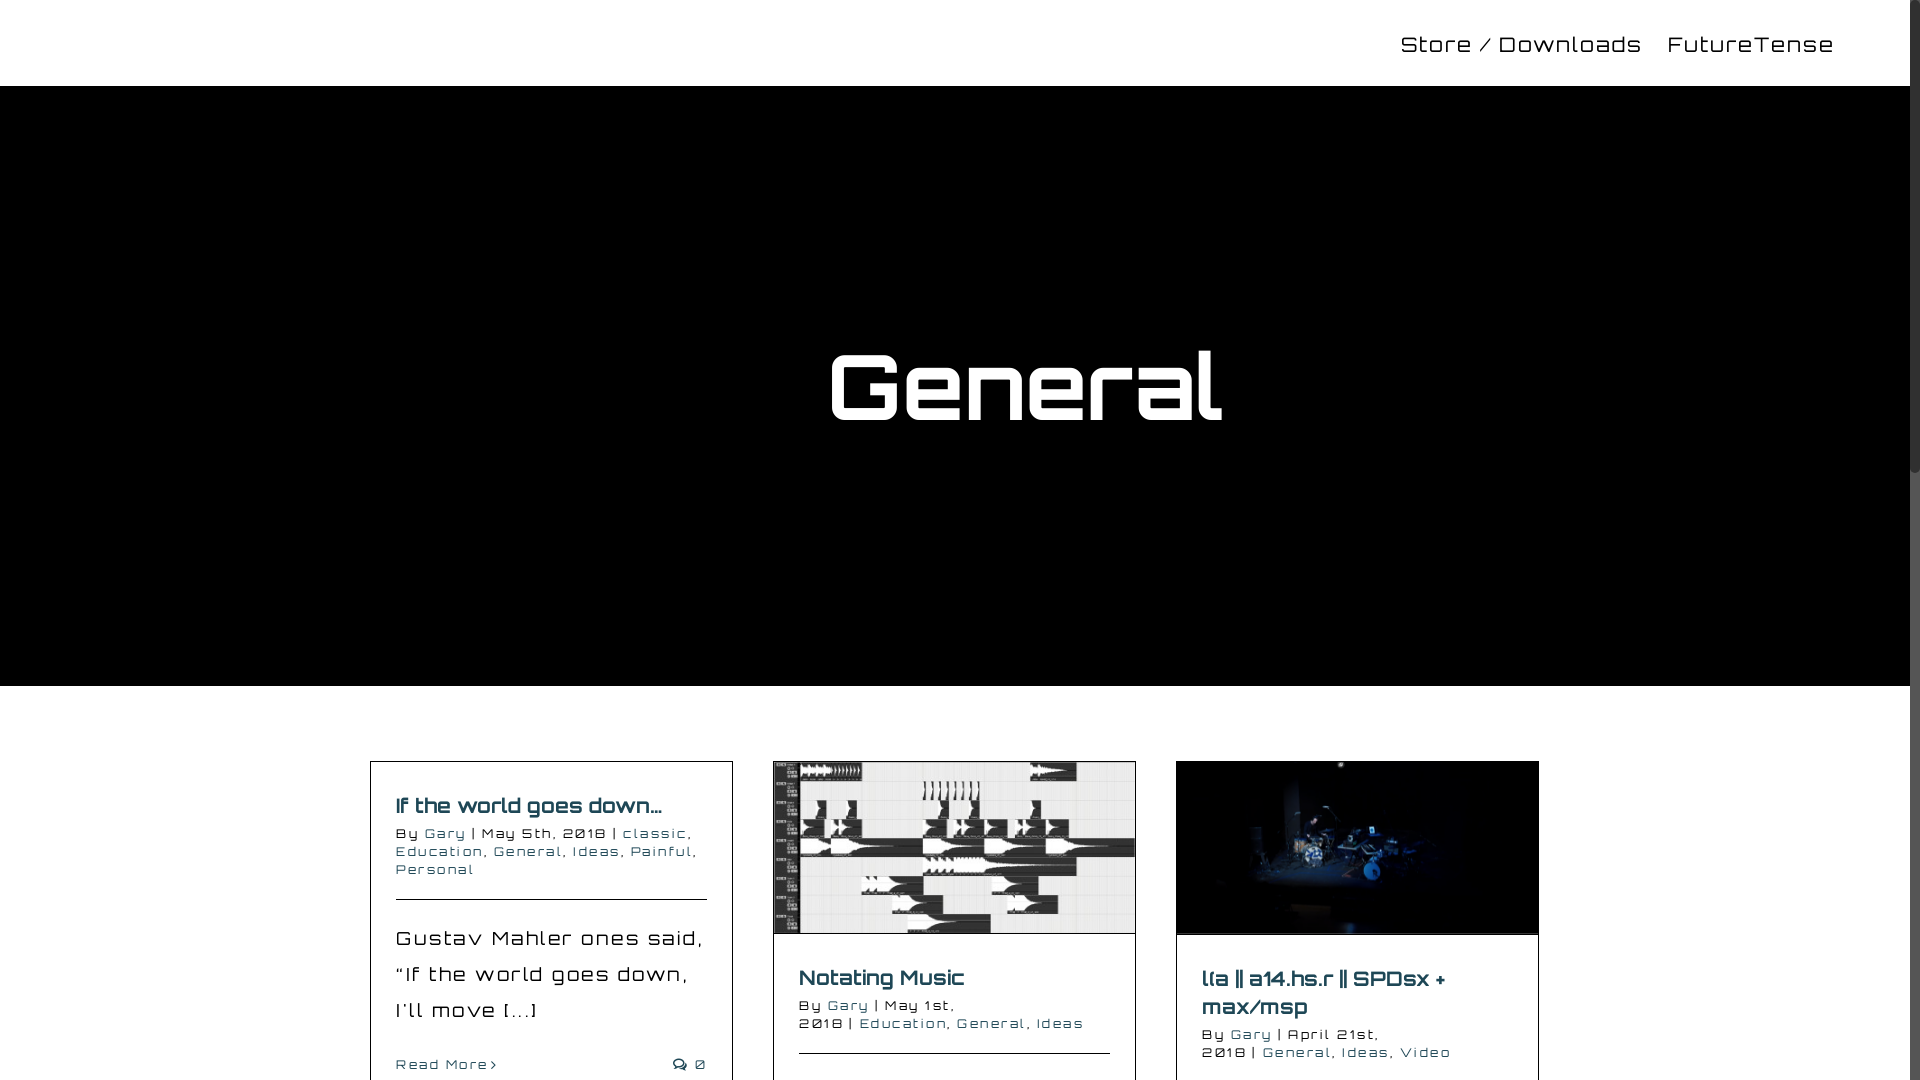  I want to click on 'Education', so click(902, 1023).